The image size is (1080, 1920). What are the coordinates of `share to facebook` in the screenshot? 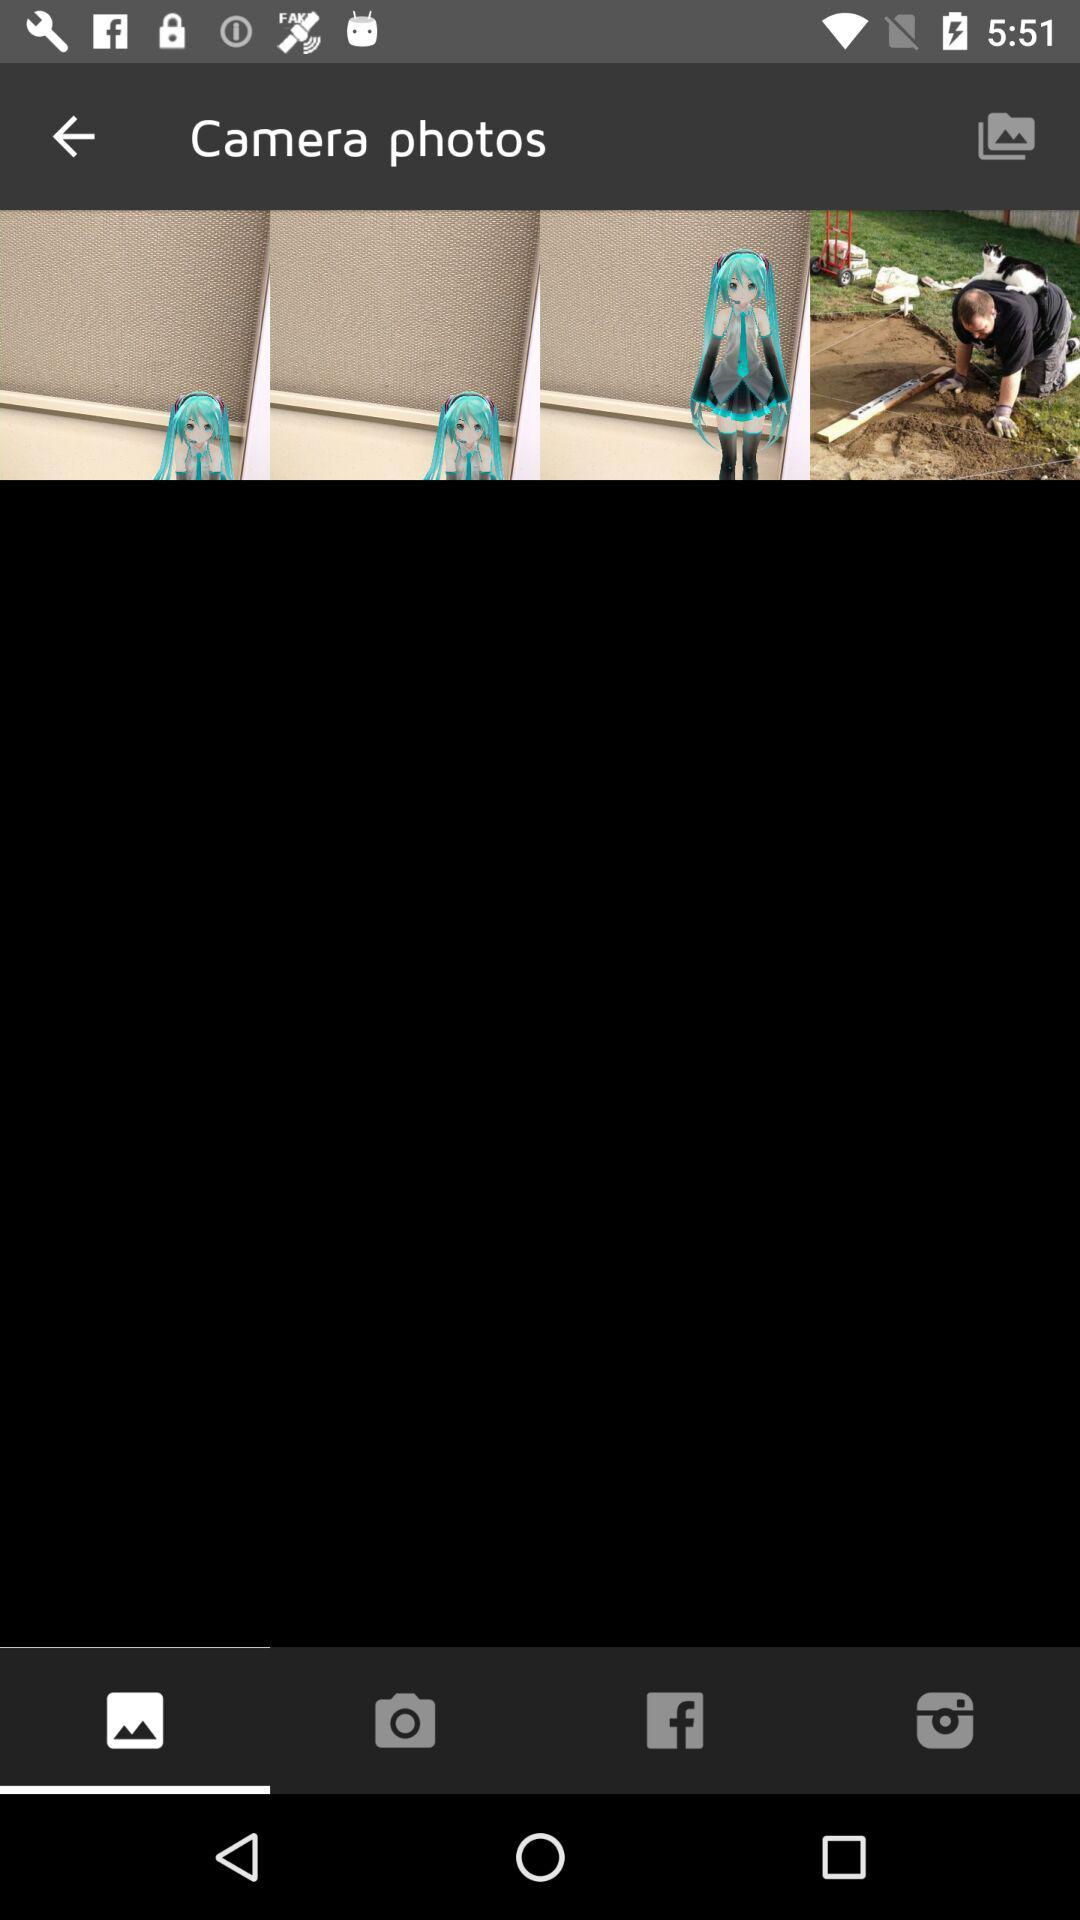 It's located at (675, 1719).